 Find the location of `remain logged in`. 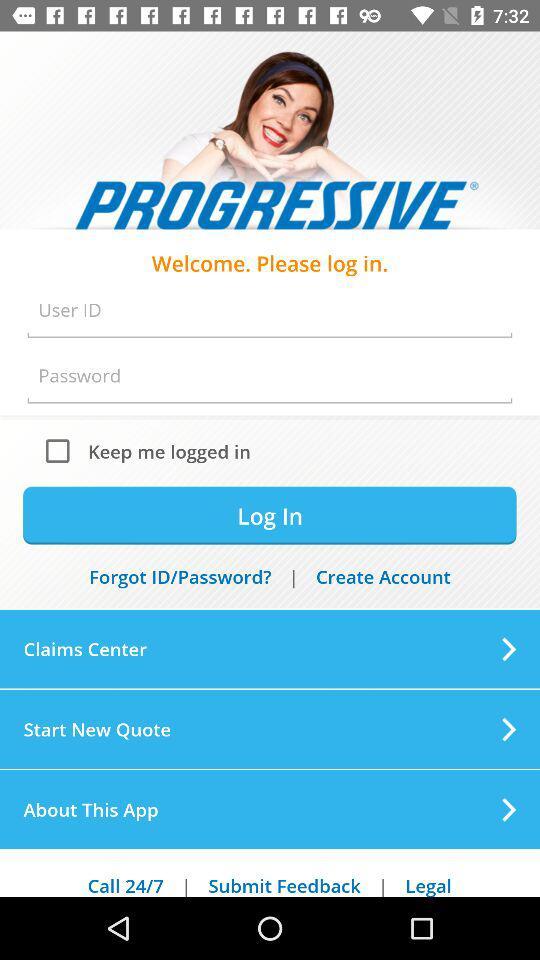

remain logged in is located at coordinates (62, 450).